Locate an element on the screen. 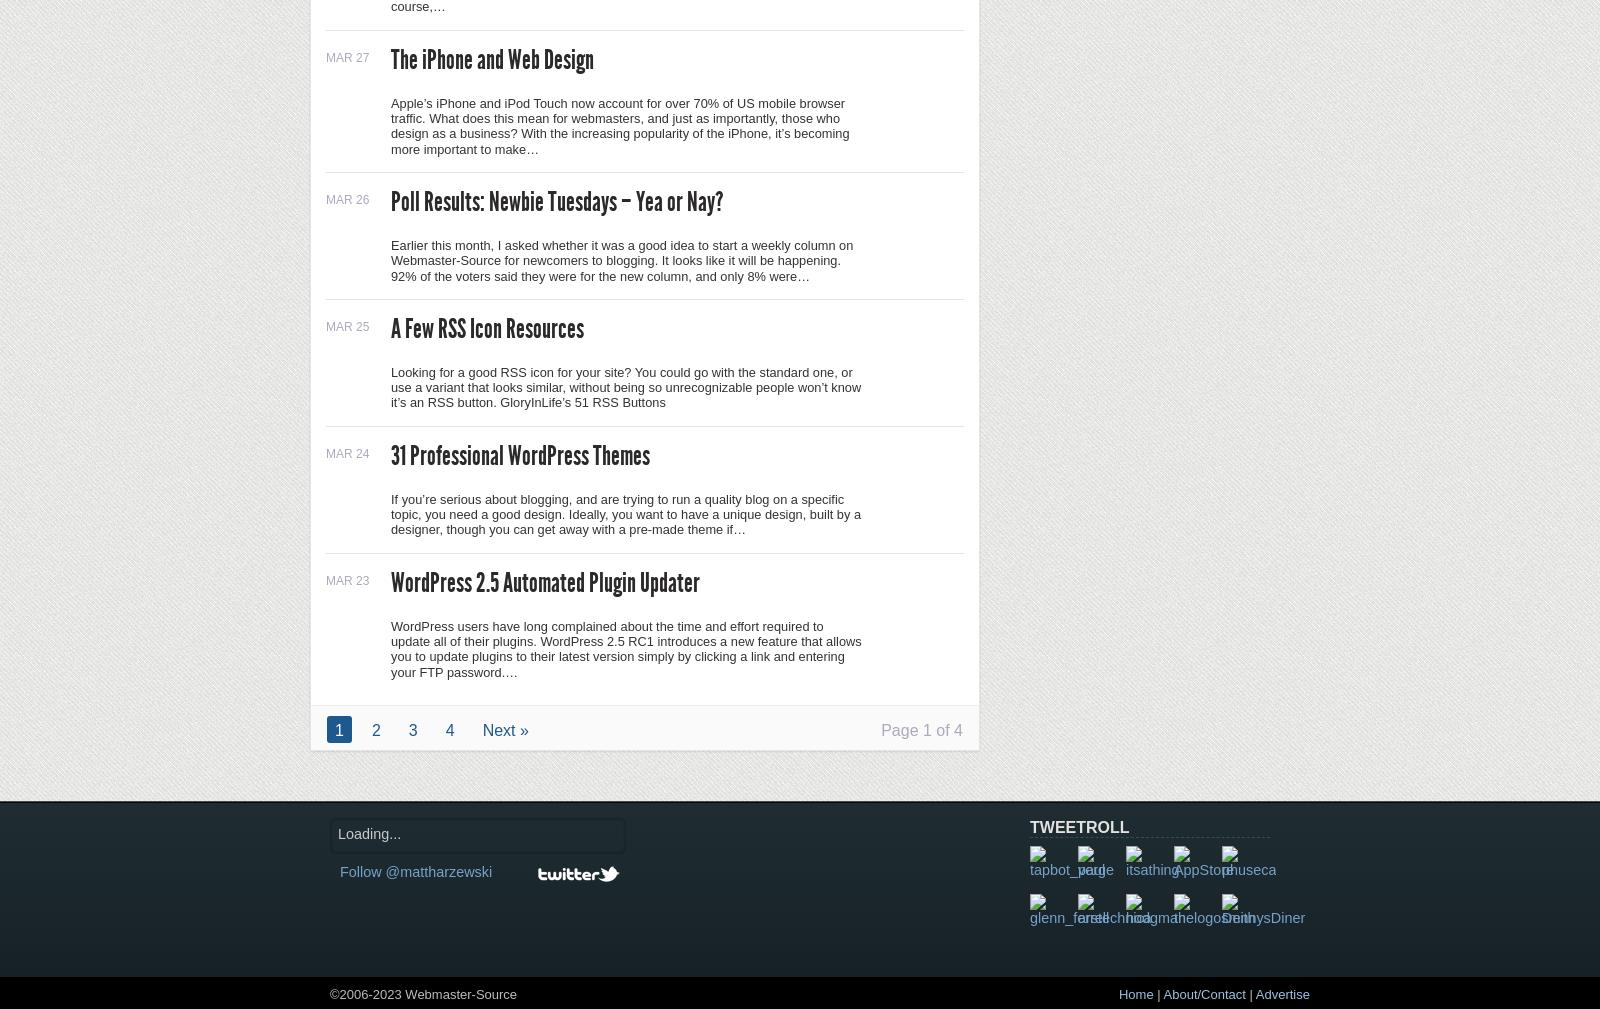 The height and width of the screenshot is (1009, 1600). 'If you’re serious about blogging, and are trying to run a quality blog on a specific topic, you need a good design. Ideally, you want to have a unique design, built by a designer, though you can get away with a pre-made theme if…' is located at coordinates (625, 513).